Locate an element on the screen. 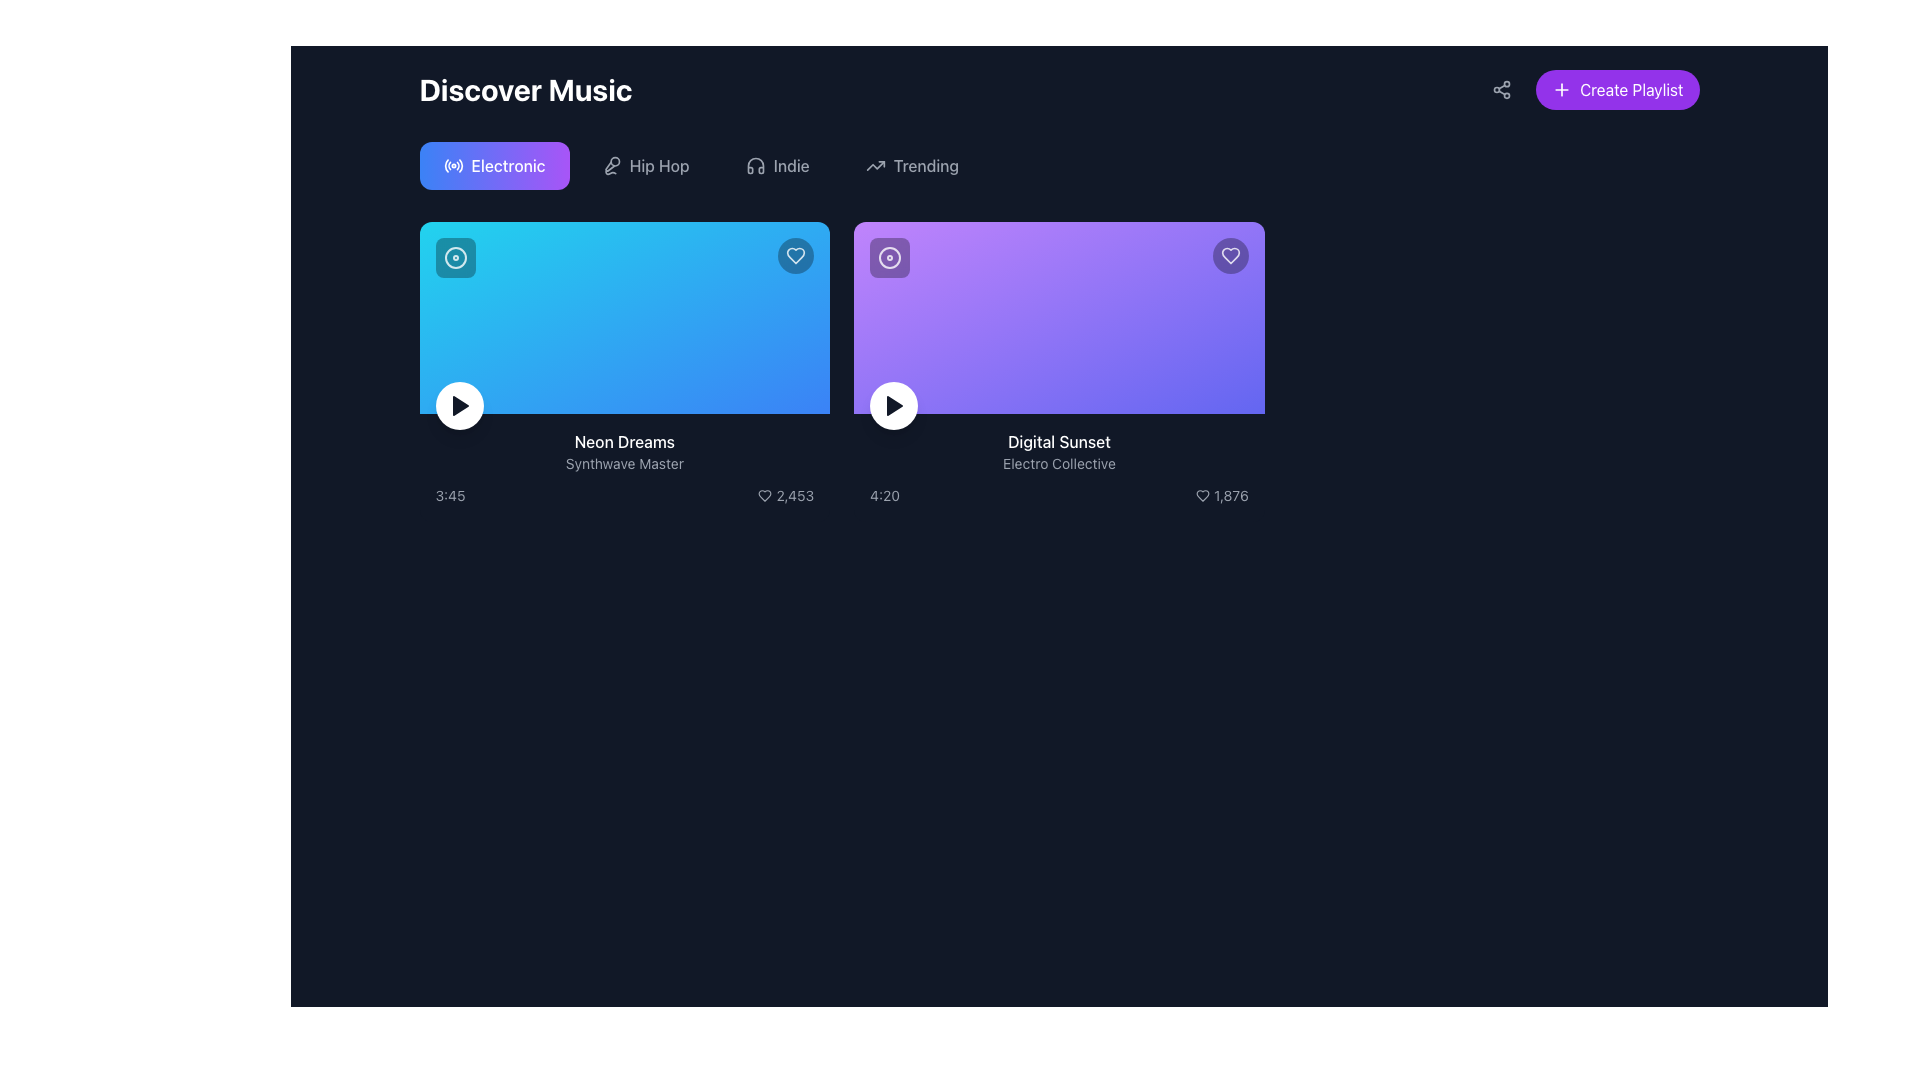 Image resolution: width=1920 pixels, height=1080 pixels. the Indie genre icon, which is a minimalist headphone icon located in the upper section of the page, second from the left is located at coordinates (754, 164).